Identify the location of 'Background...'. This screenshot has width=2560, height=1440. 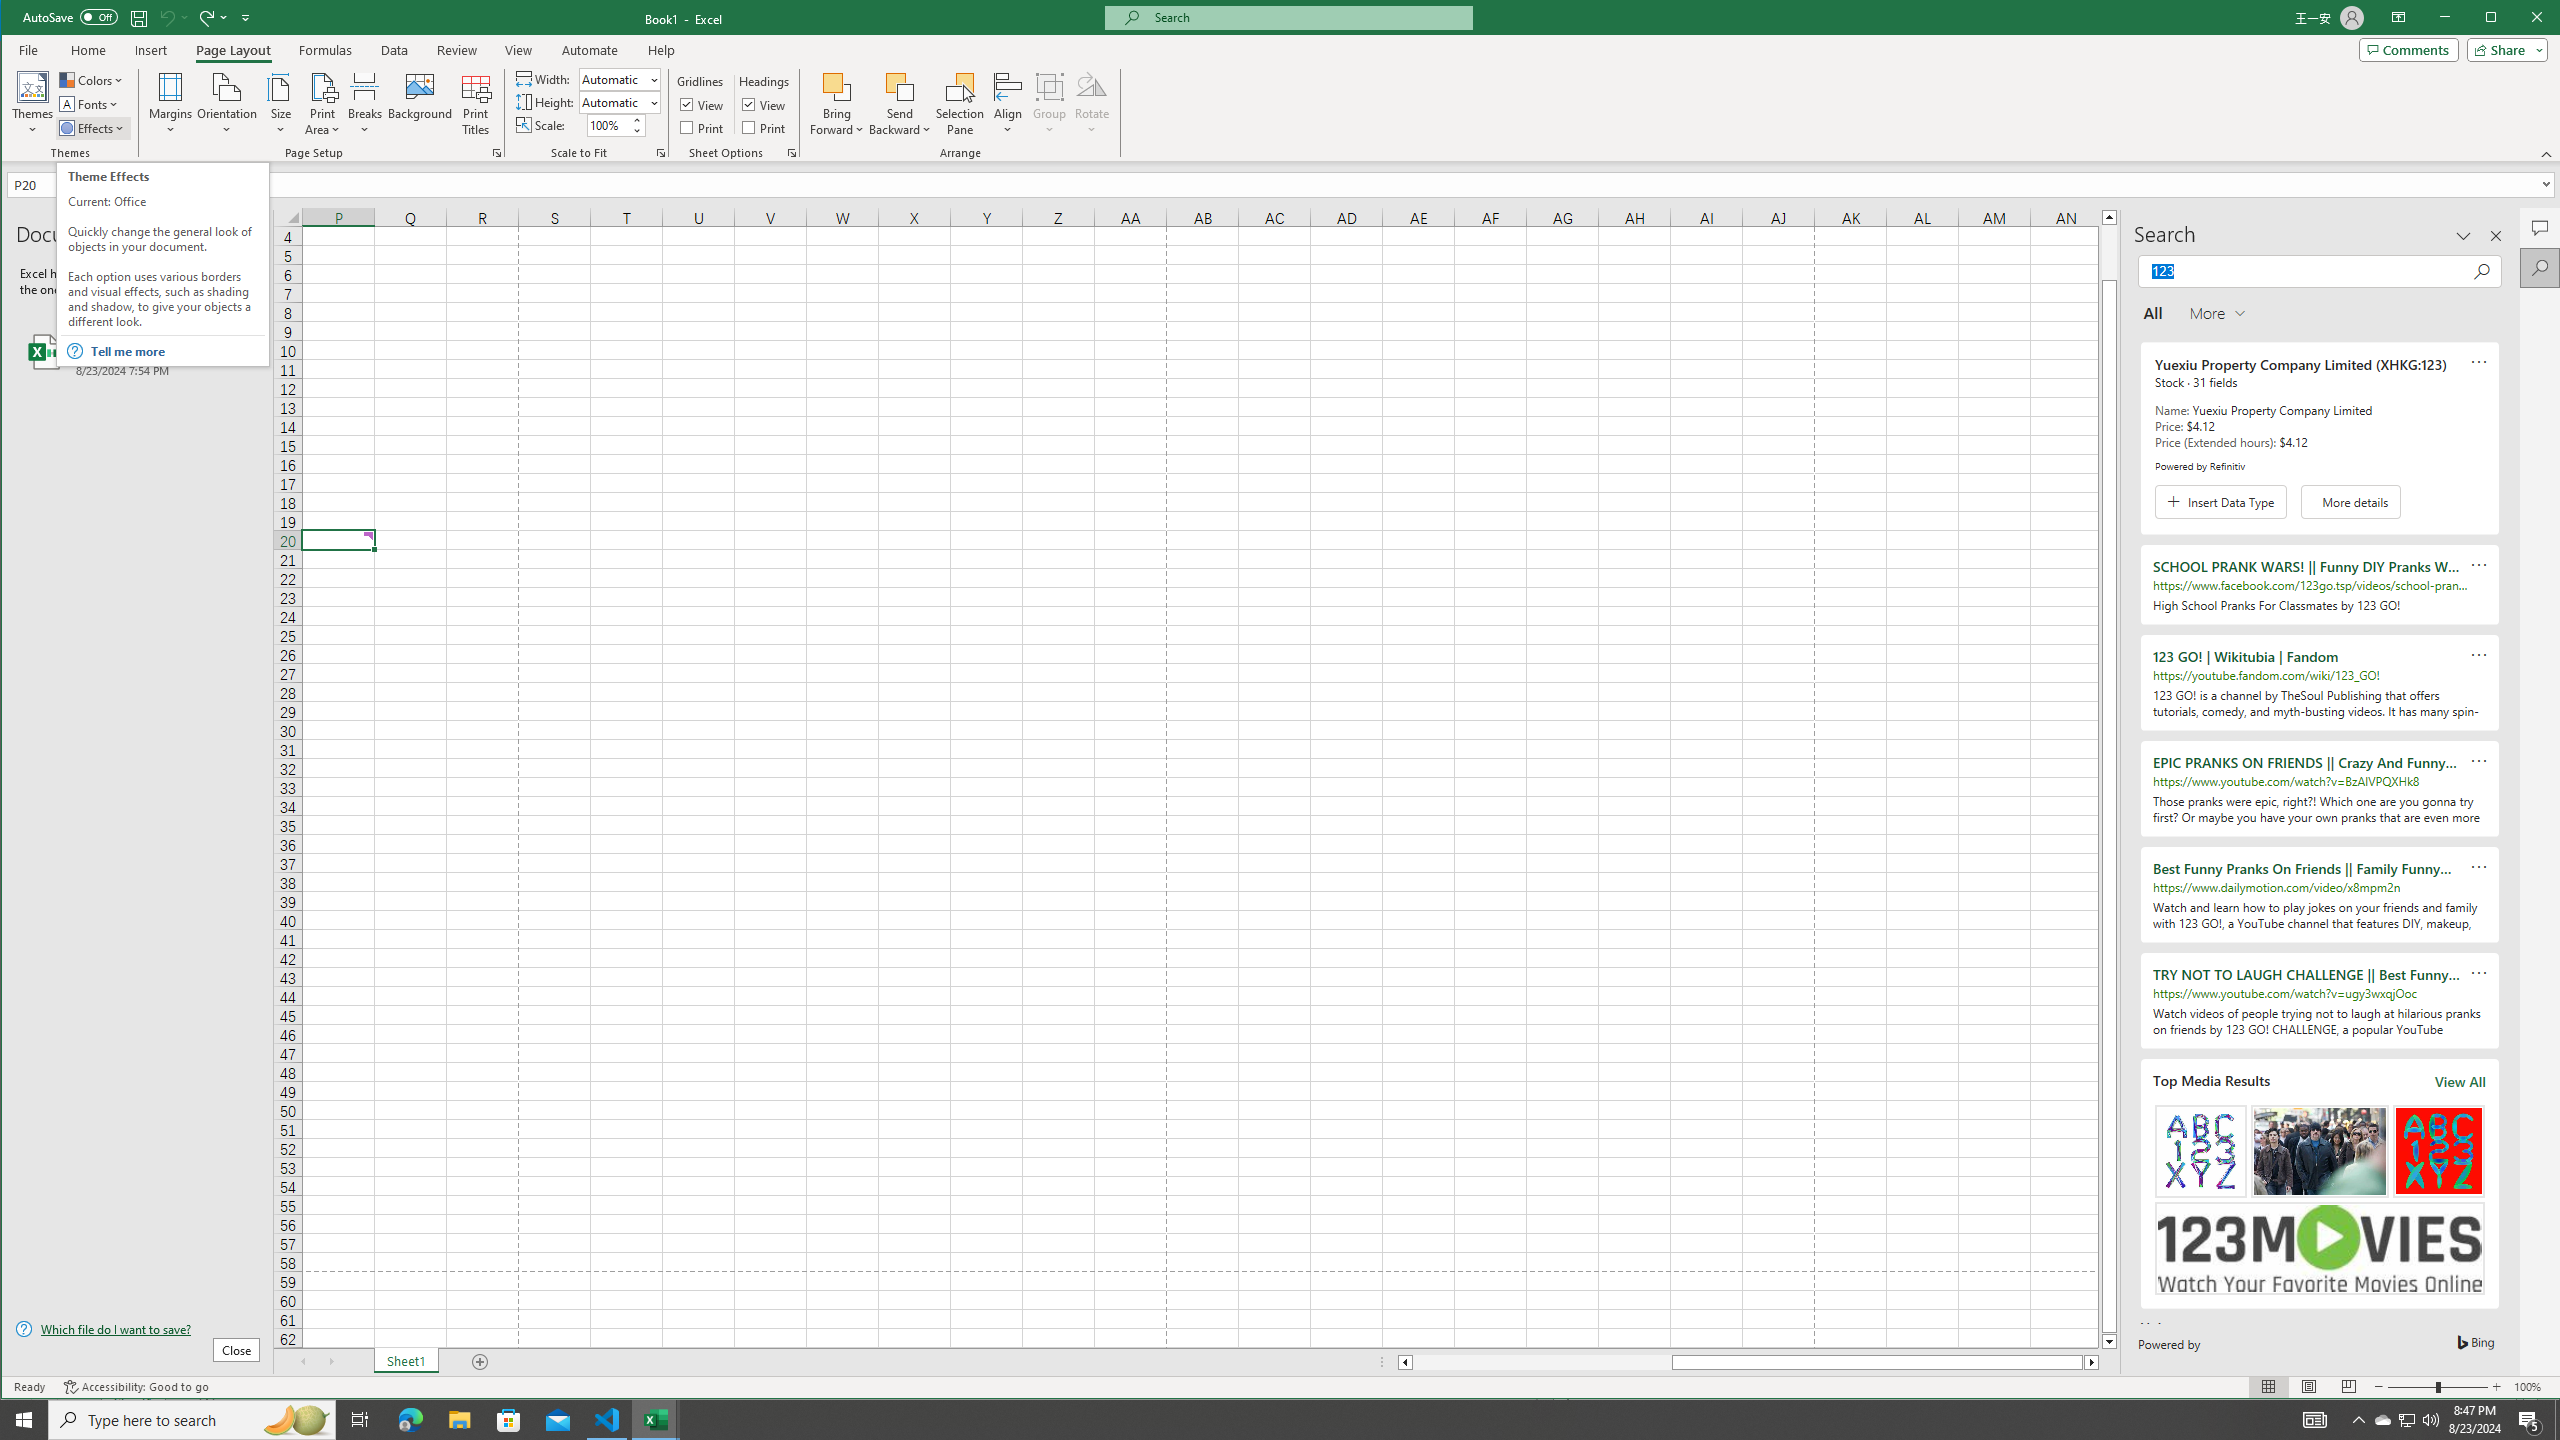
(420, 103).